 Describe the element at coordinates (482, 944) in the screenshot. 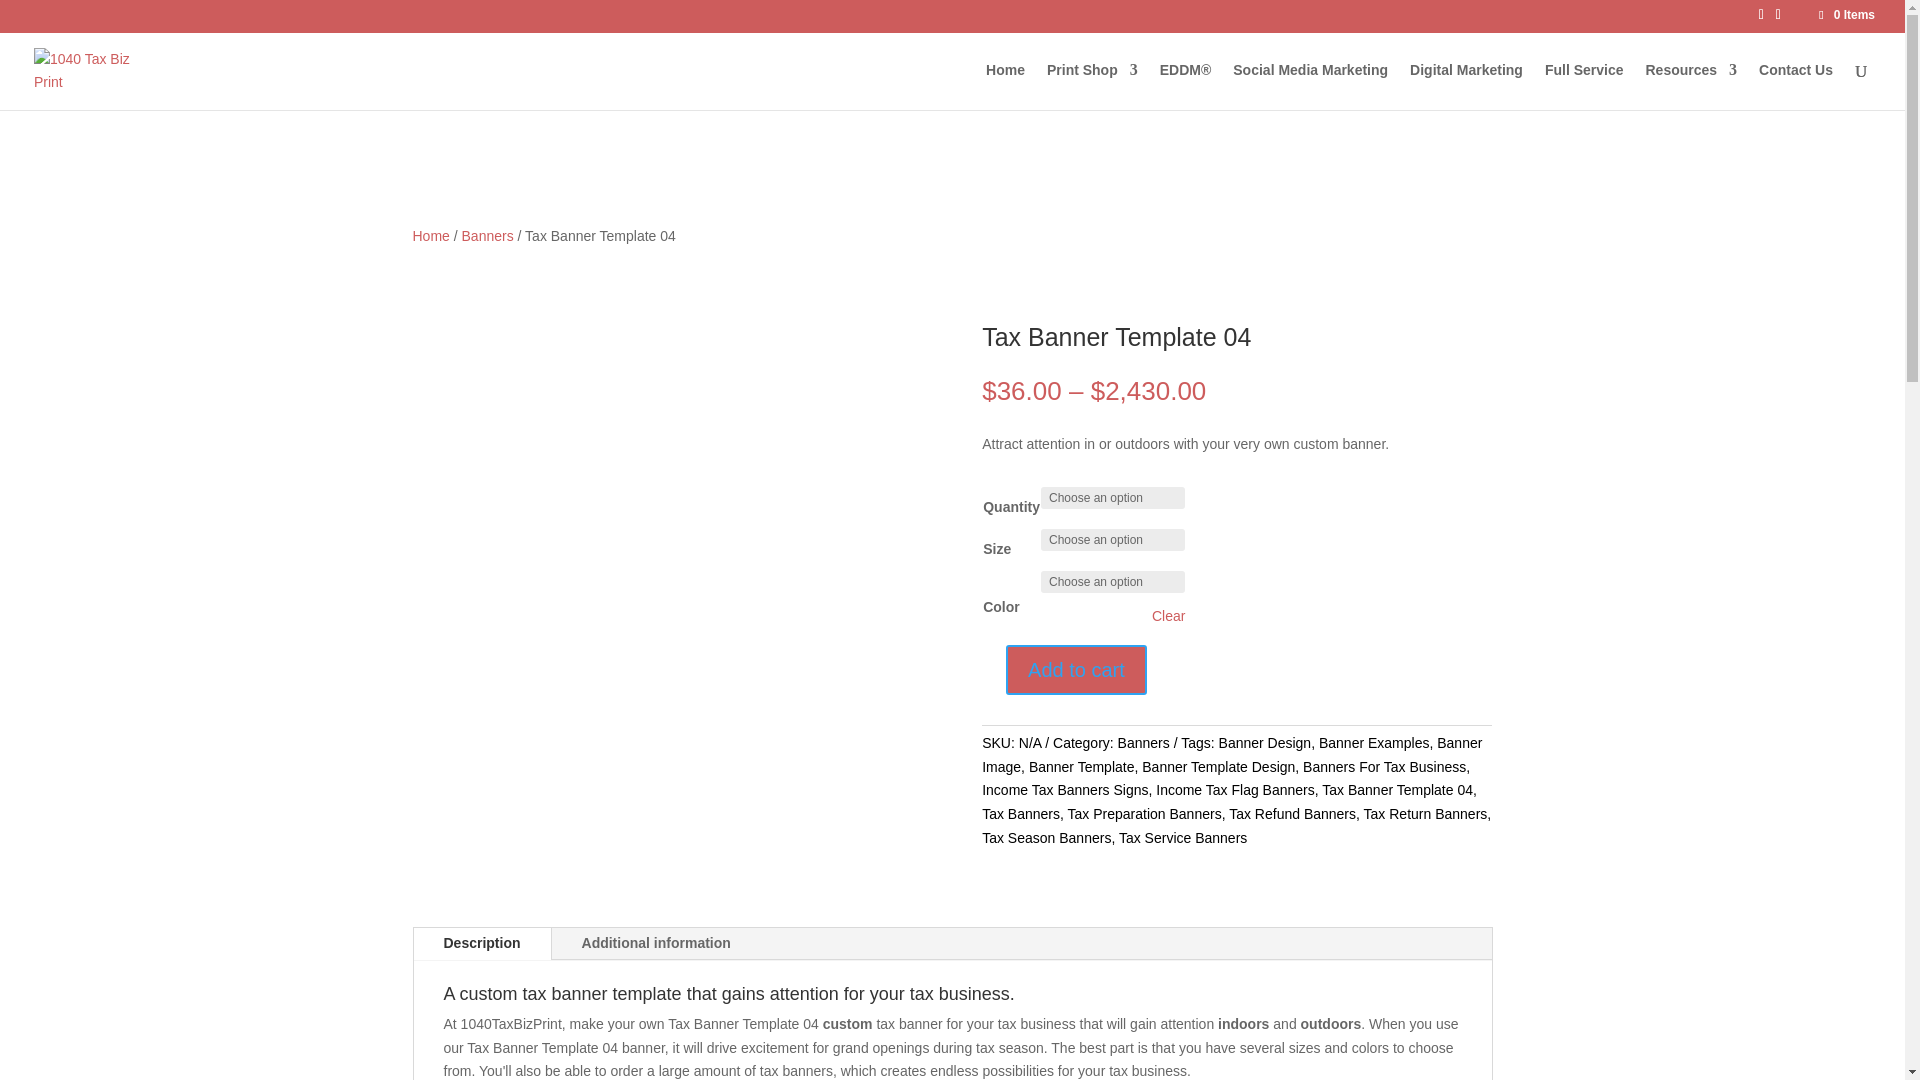

I see `'Description'` at that location.